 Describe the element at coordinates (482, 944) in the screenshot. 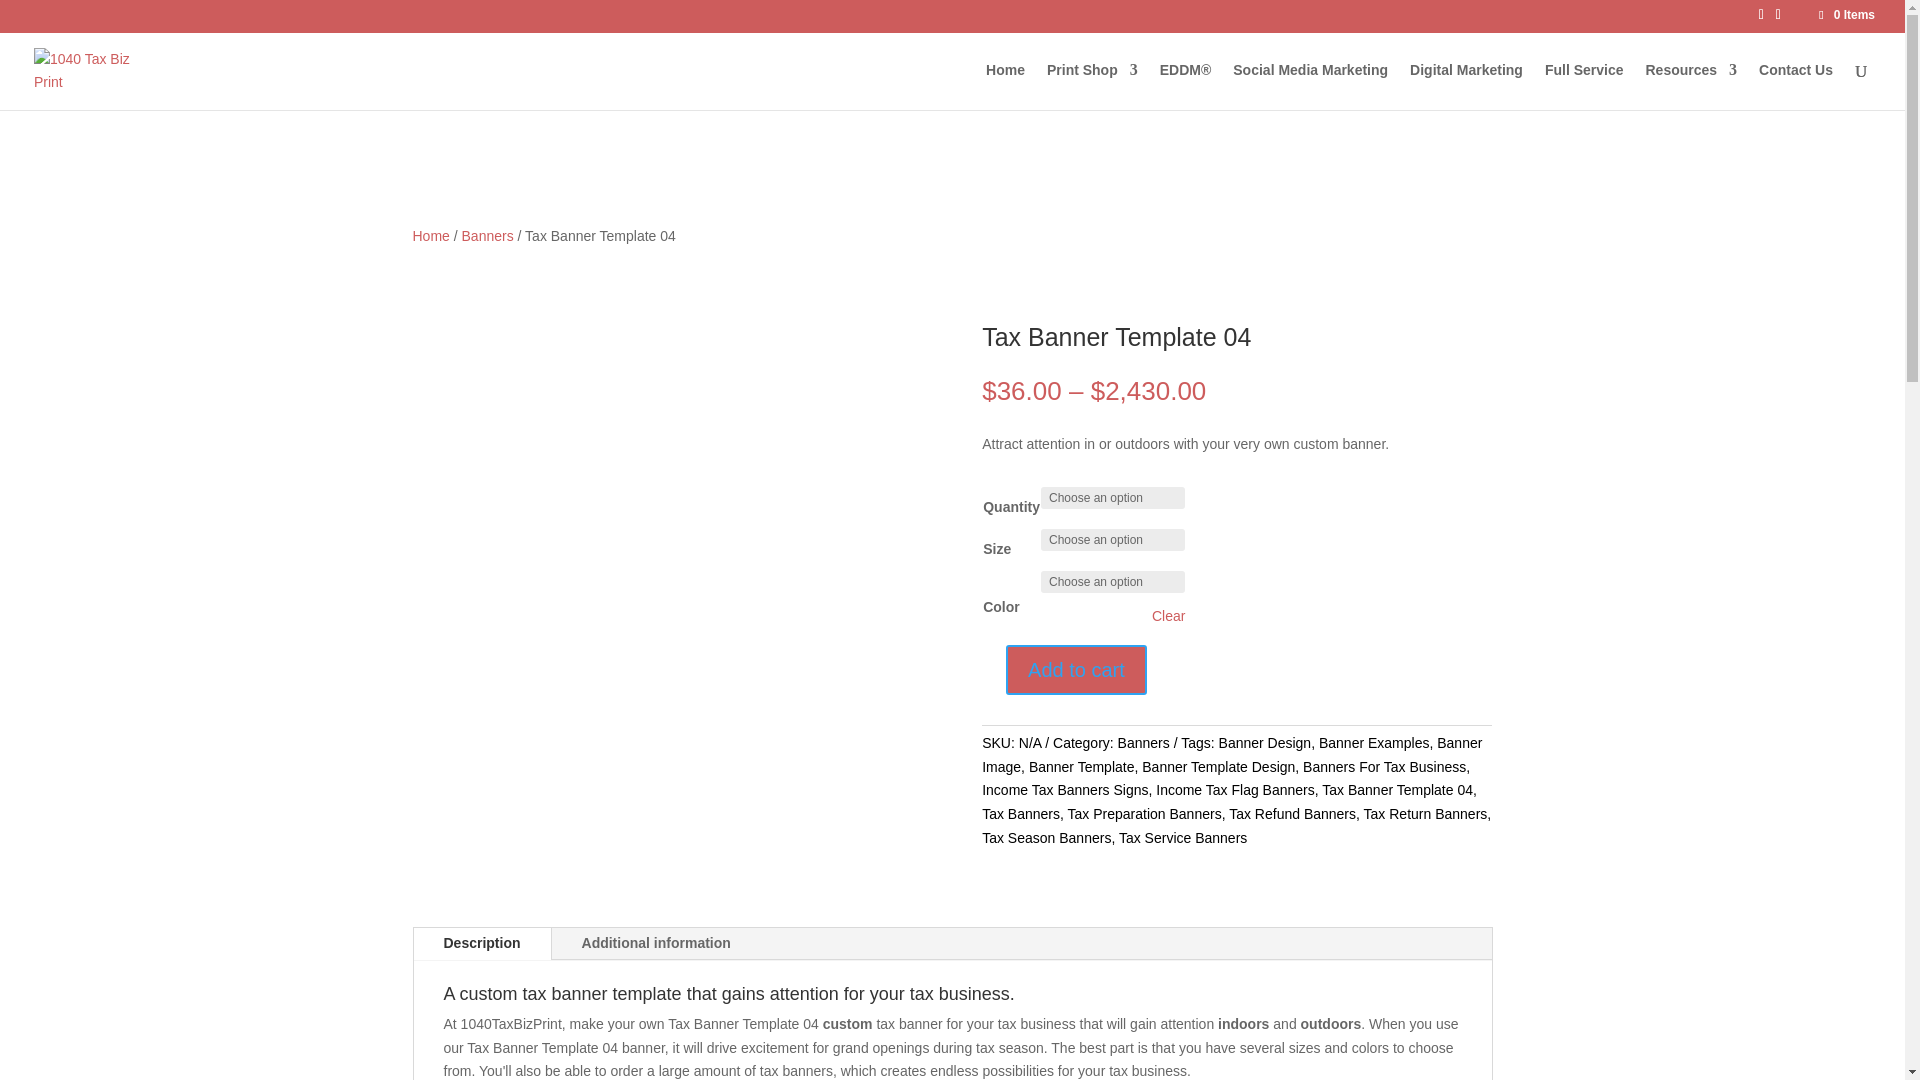

I see `'Description'` at that location.